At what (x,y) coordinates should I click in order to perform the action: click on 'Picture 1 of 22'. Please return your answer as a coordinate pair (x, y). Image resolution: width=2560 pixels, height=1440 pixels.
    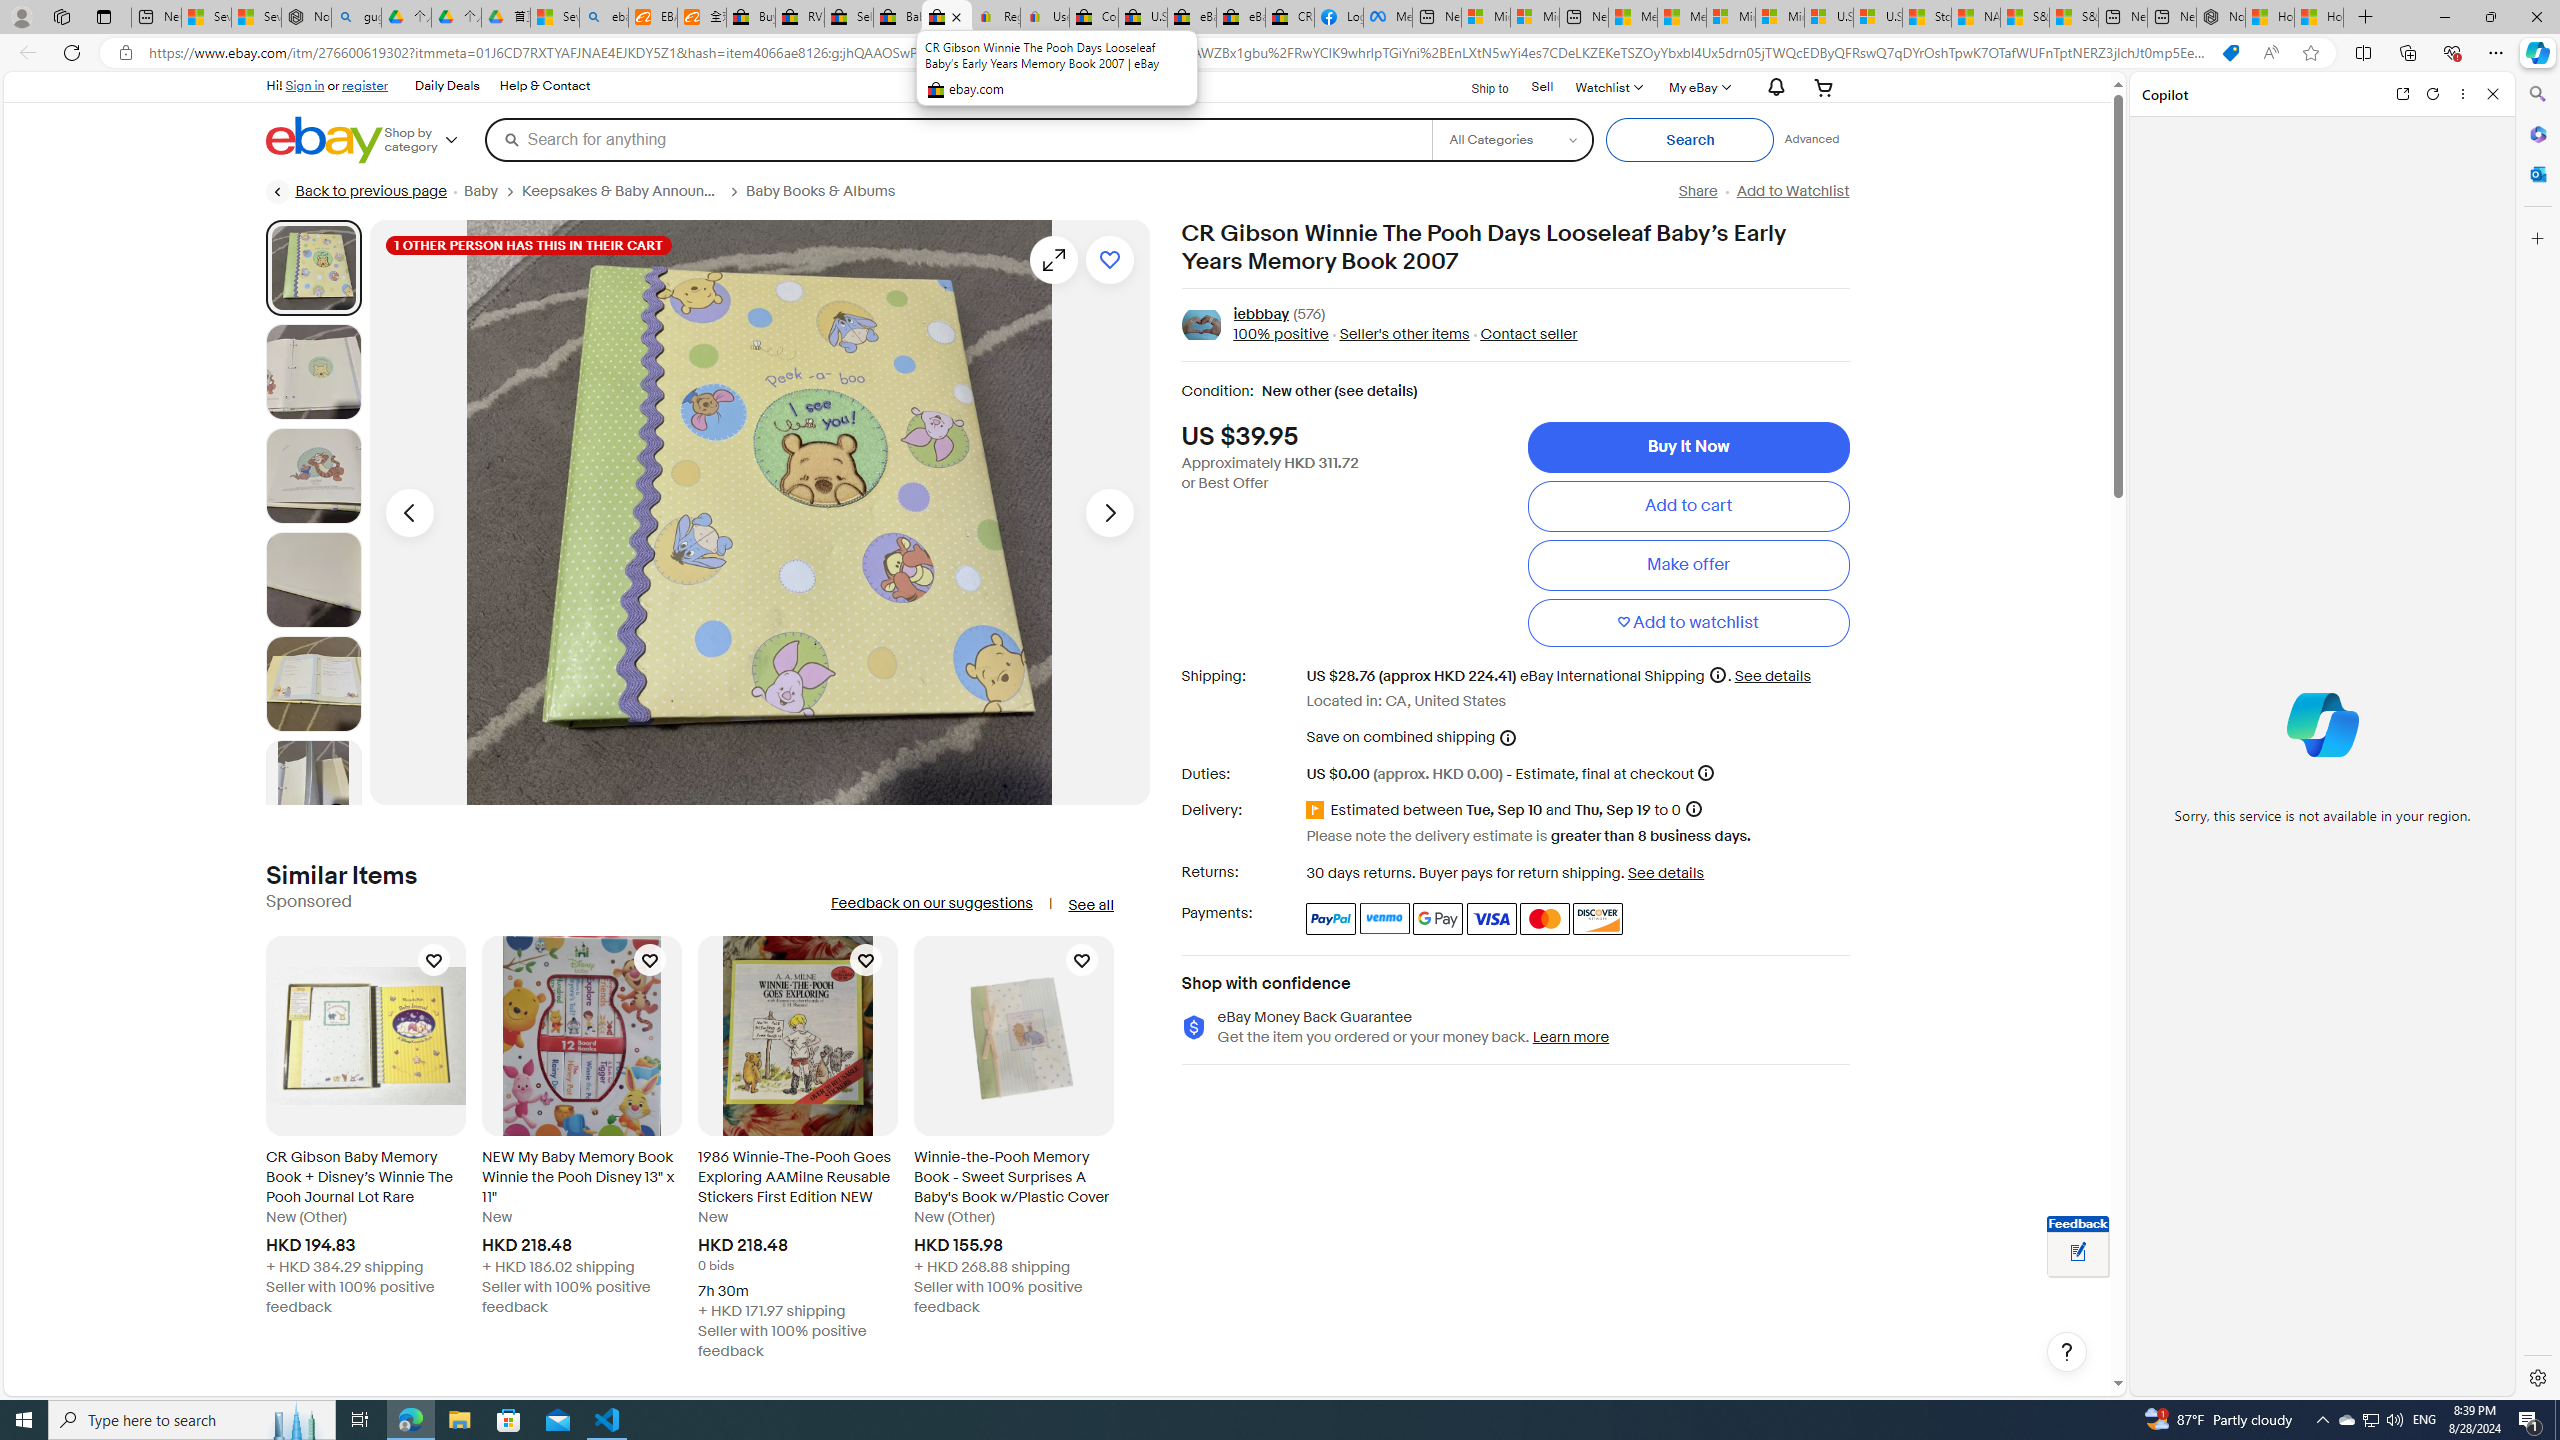
    Looking at the image, I should click on (313, 268).